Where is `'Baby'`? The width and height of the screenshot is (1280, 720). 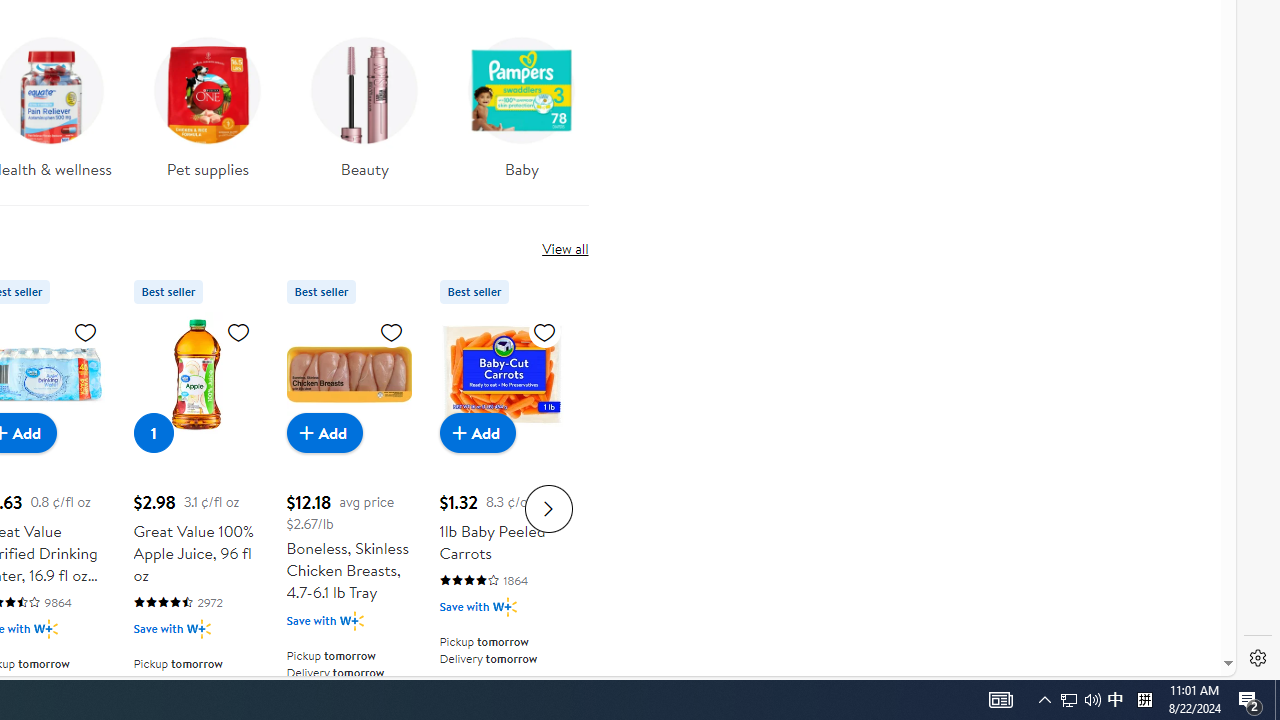
'Baby' is located at coordinates (521, 101).